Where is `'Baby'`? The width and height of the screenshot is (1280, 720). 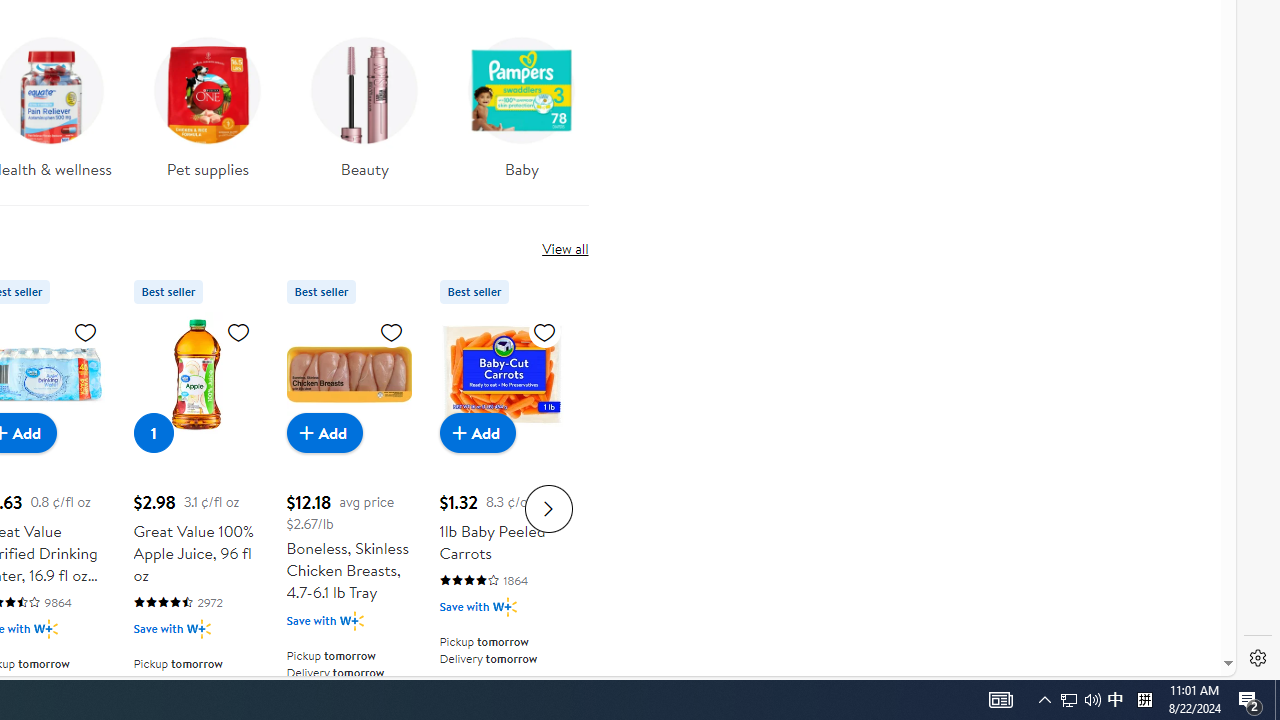
'Baby' is located at coordinates (521, 101).